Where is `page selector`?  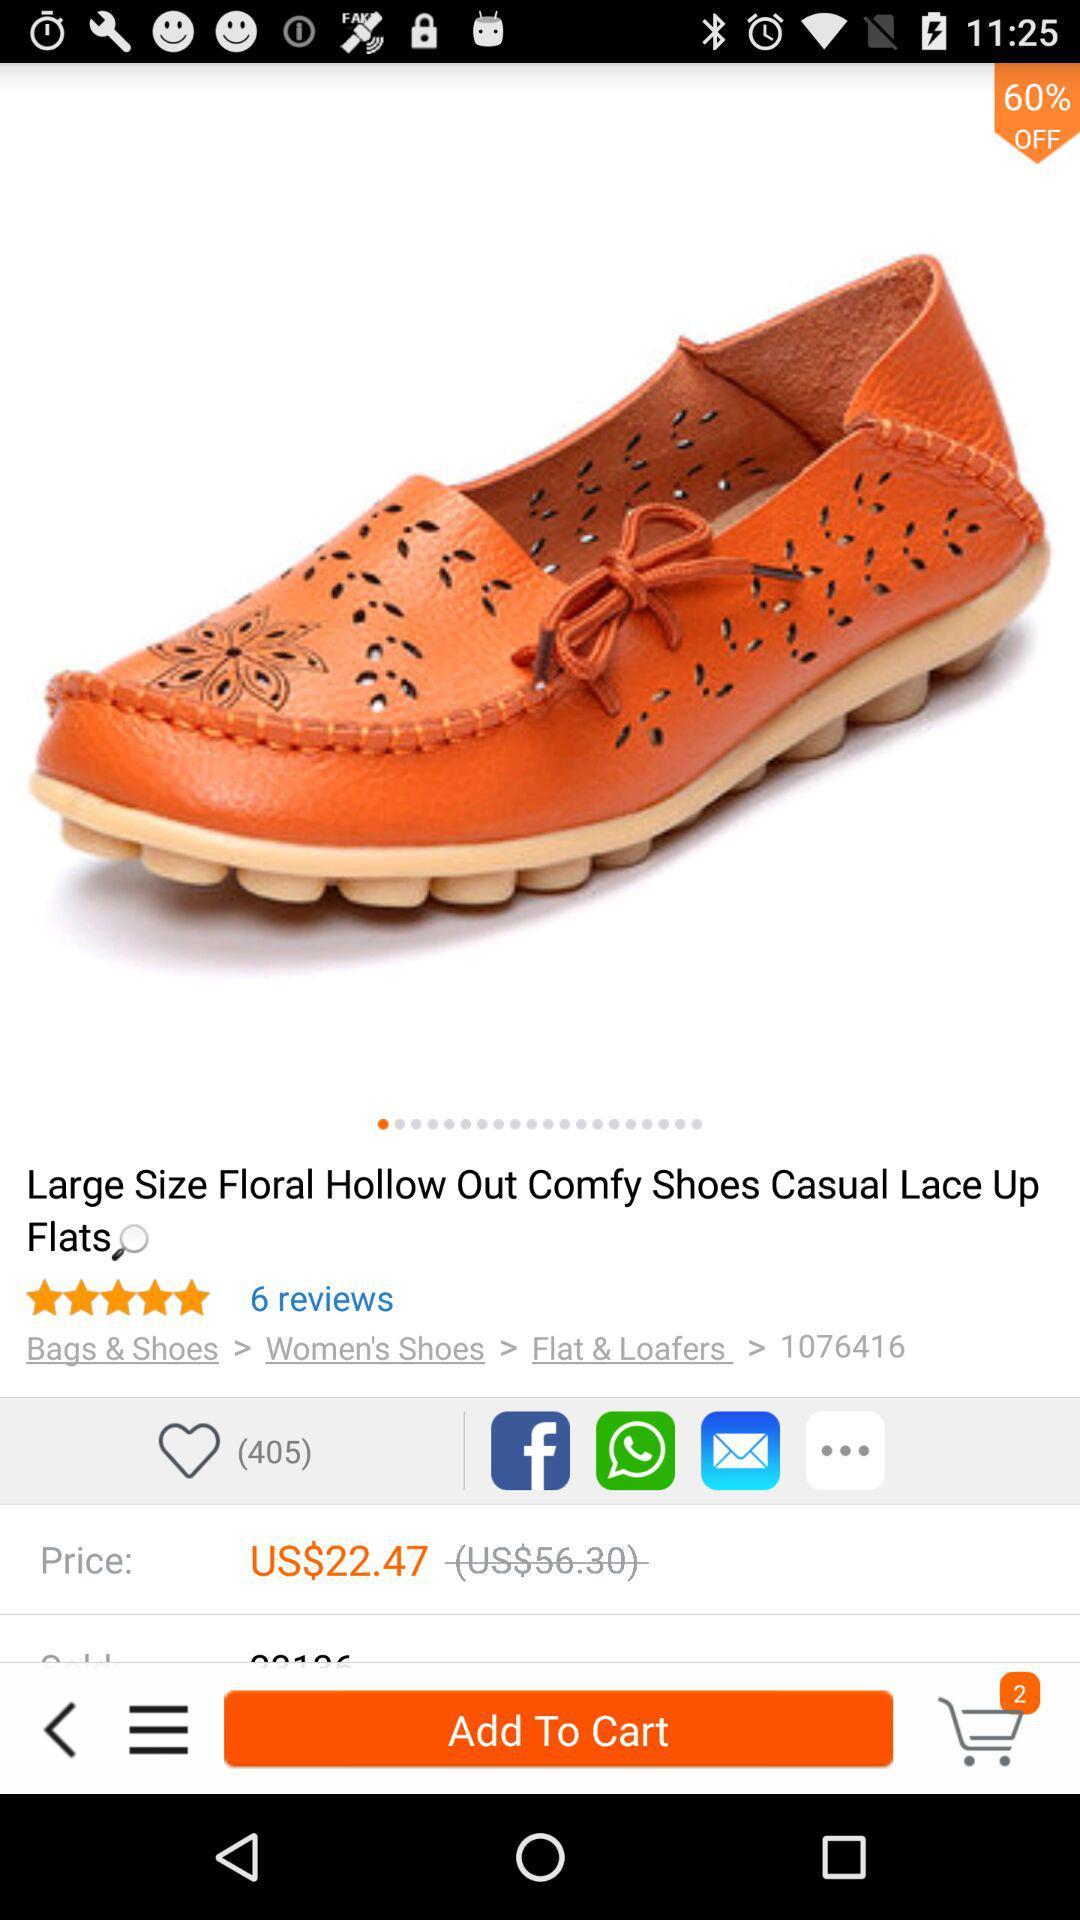 page selector is located at coordinates (630, 1124).